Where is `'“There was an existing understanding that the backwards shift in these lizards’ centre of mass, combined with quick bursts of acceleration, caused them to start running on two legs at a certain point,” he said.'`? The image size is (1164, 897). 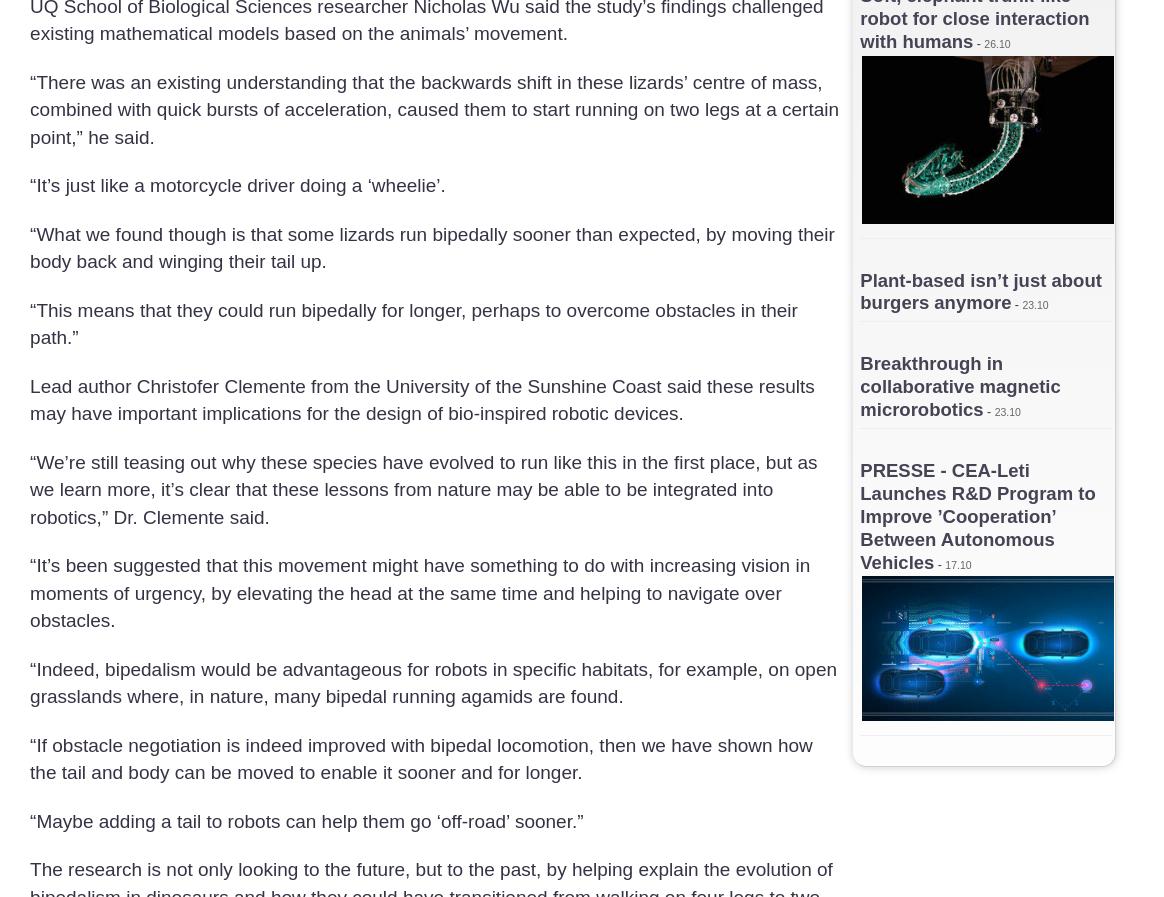
'“There was an existing understanding that the backwards shift in these lizards’ centre of mass, combined with quick bursts of acceleration, caused them to start running on two legs at a certain point,” he said.' is located at coordinates (434, 107).